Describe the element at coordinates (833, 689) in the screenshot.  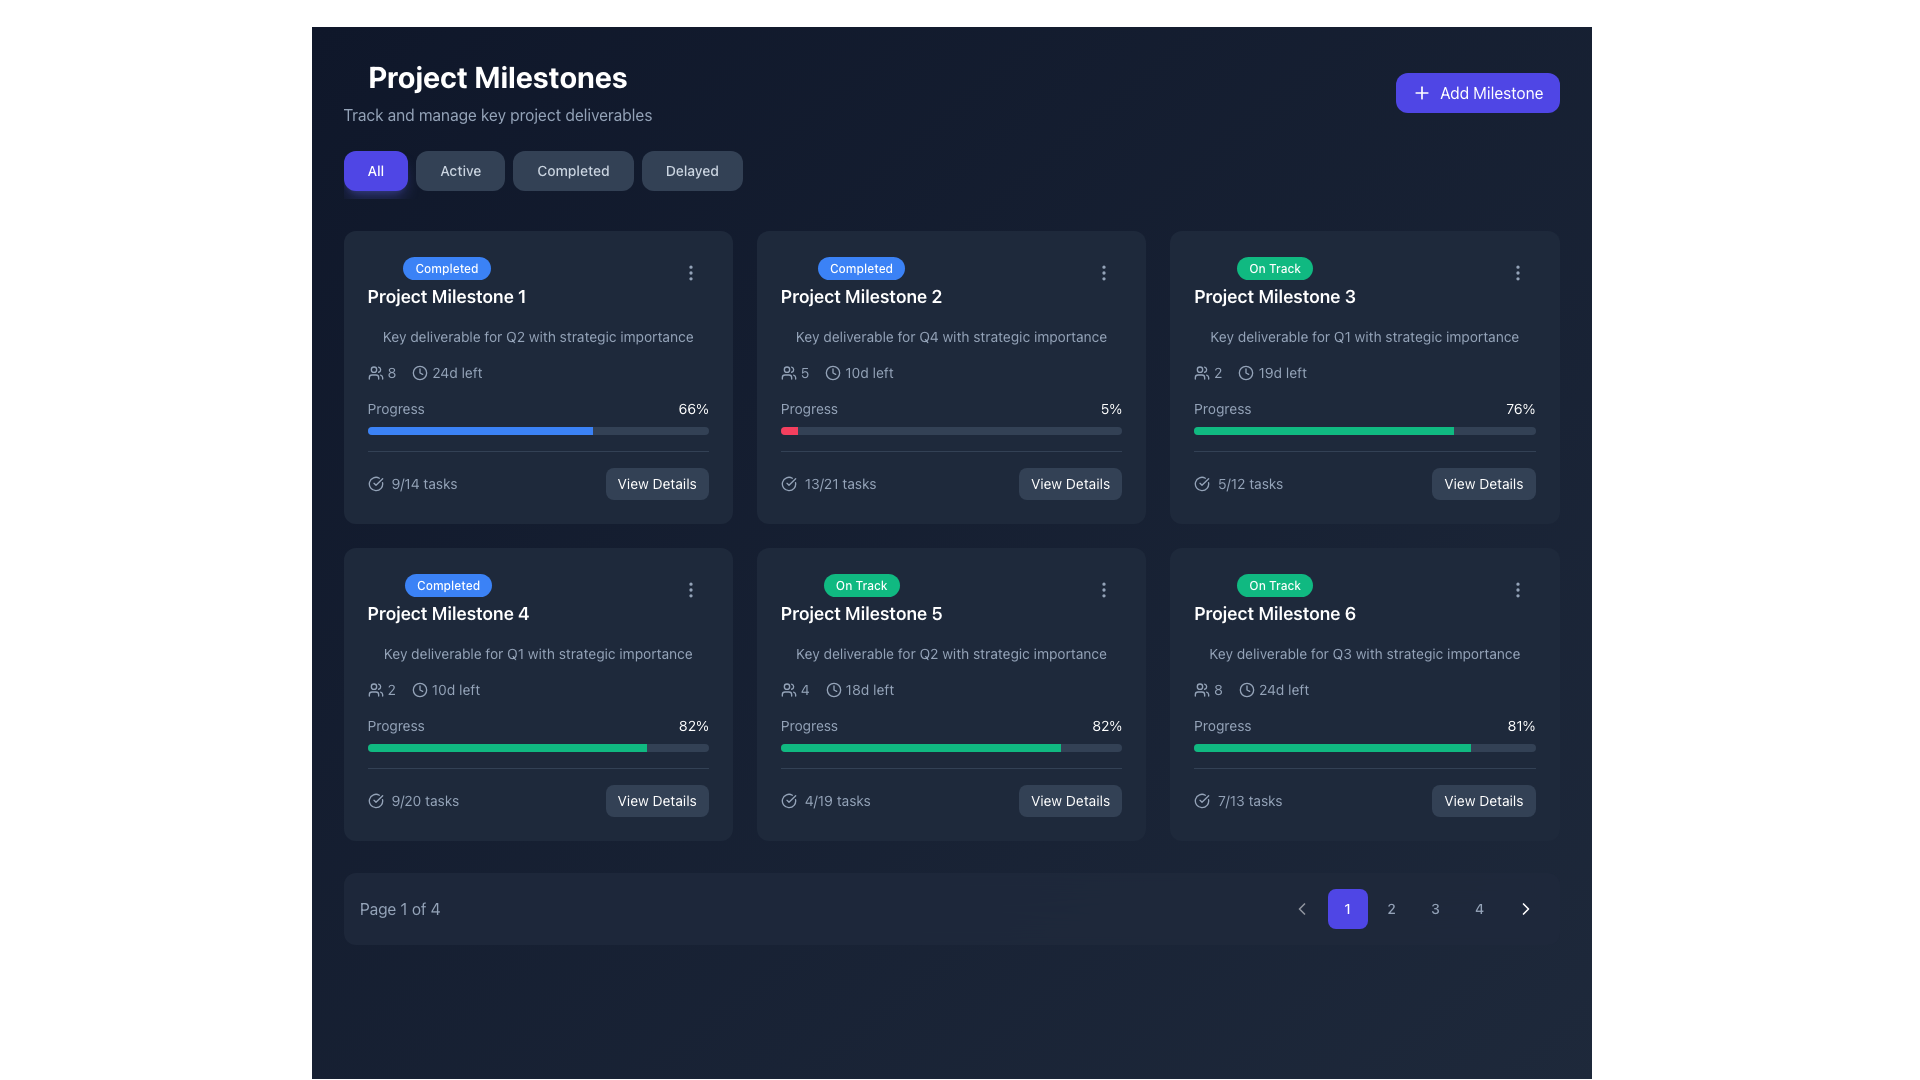
I see `the SVG graphical element (circle) that represents a timer or deadline associated with Project Milestone 5, located in the header adjacent to the time left text` at that location.